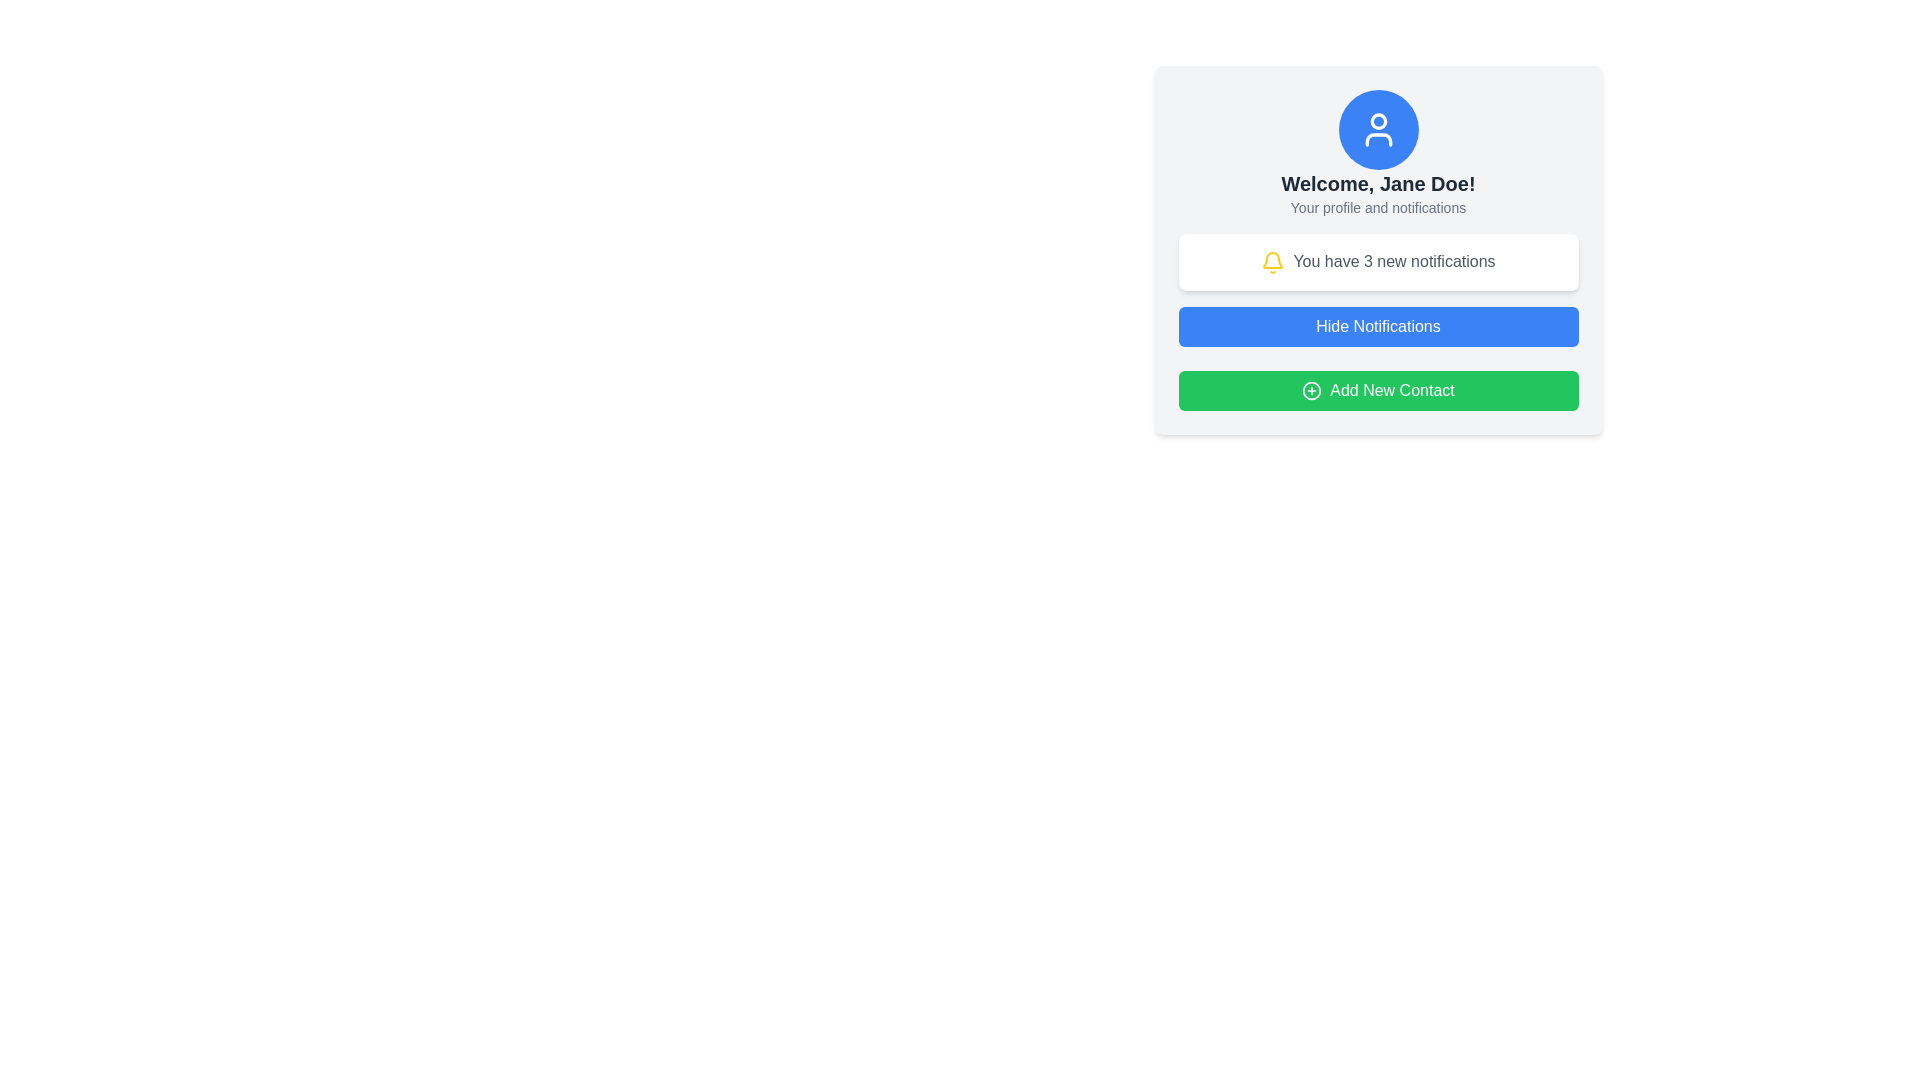 This screenshot has height=1080, width=1920. Describe the element at coordinates (1377, 130) in the screenshot. I see `the profile icon located centrally within the blue circular button at the top of the panel for navigation purposes` at that location.